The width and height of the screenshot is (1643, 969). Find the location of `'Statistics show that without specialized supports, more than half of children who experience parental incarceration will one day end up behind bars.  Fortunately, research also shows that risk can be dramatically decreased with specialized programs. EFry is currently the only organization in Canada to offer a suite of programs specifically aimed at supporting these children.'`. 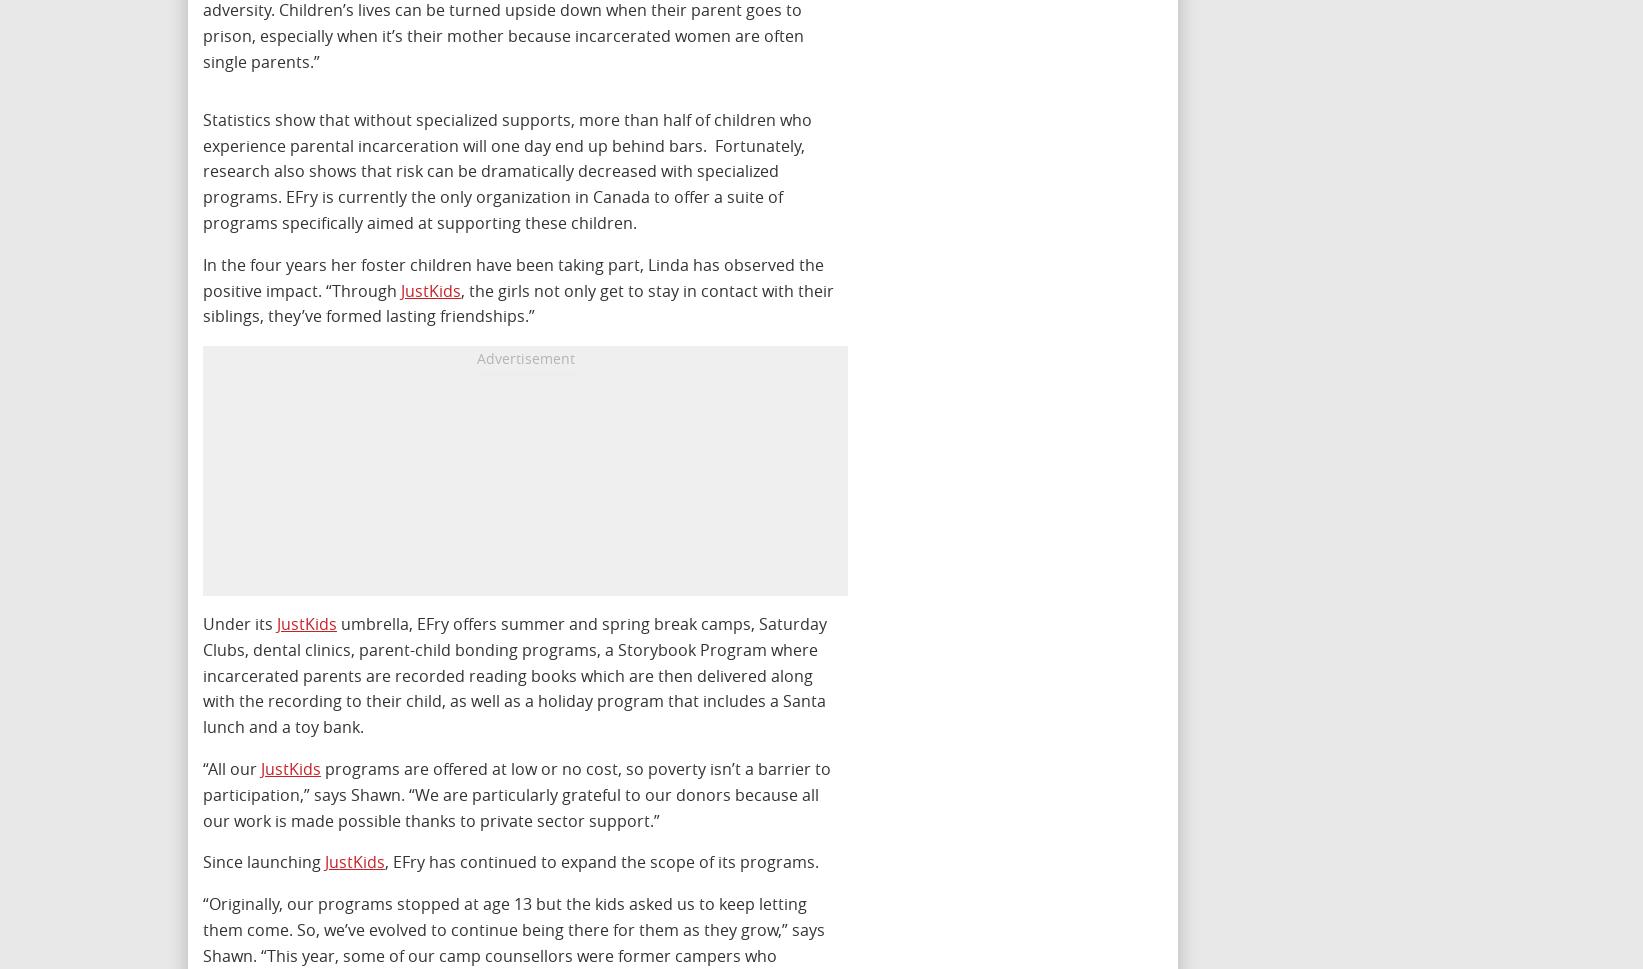

'Statistics show that without specialized supports, more than half of children who experience parental incarceration will one day end up behind bars.  Fortunately, research also shows that risk can be dramatically decreased with specialized programs. EFry is currently the only organization in Canada to offer a suite of programs specifically aimed at supporting these children.' is located at coordinates (203, 169).